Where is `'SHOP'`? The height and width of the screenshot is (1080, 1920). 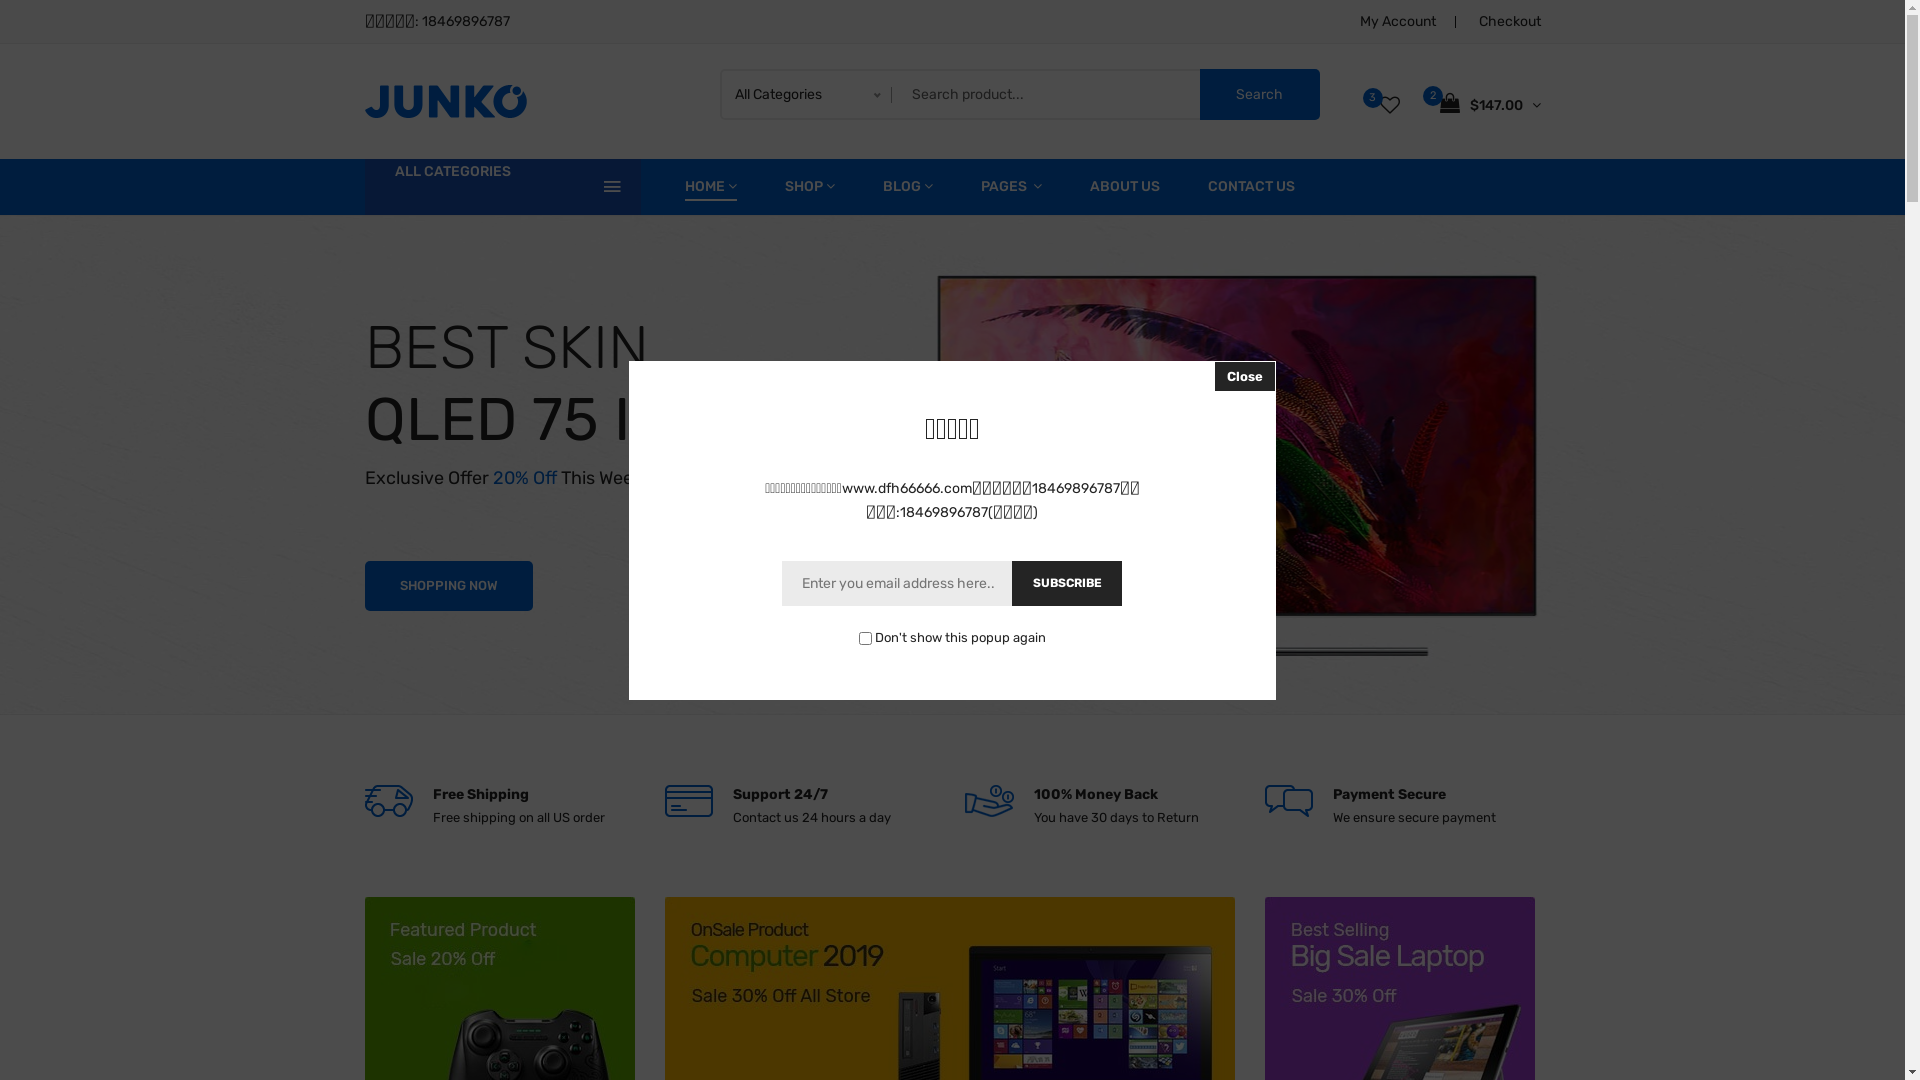
'SHOP' is located at coordinates (809, 186).